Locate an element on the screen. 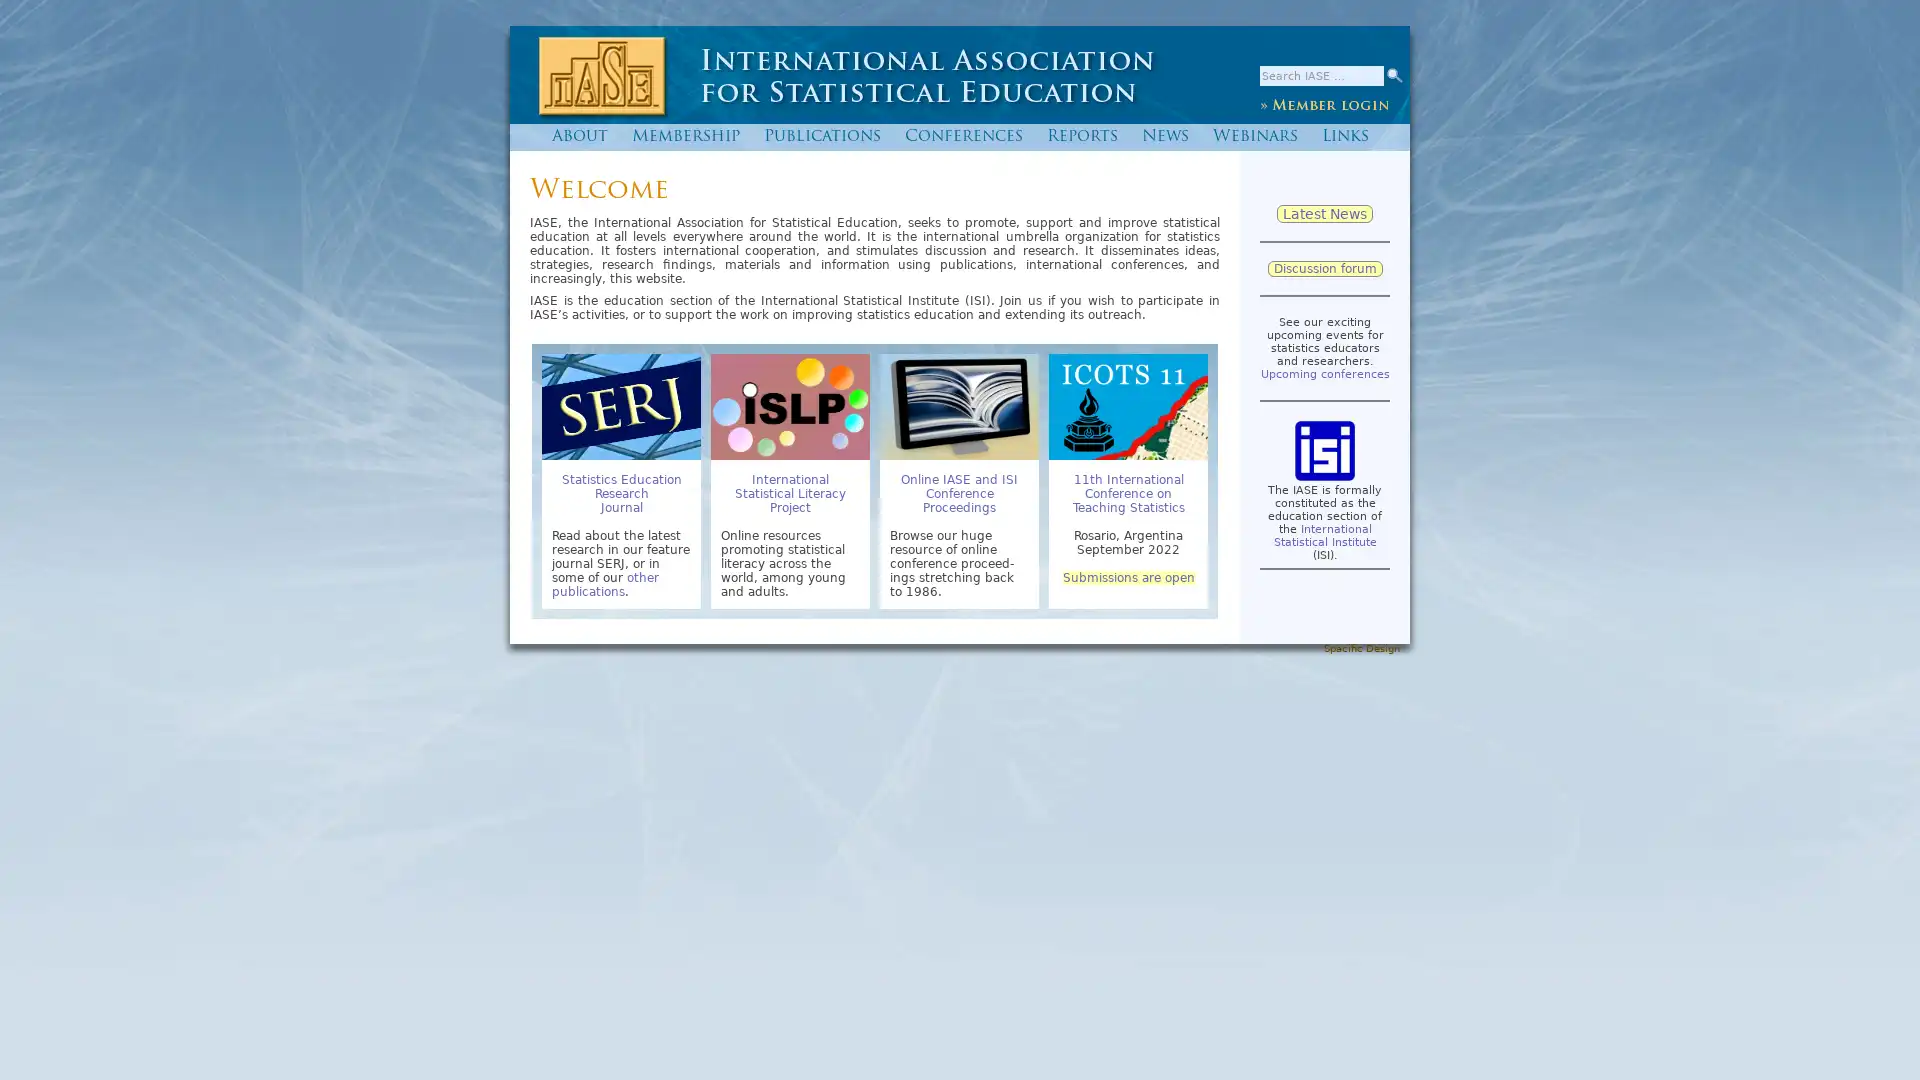 This screenshot has height=1080, width=1920. Submit is located at coordinates (1392, 73).